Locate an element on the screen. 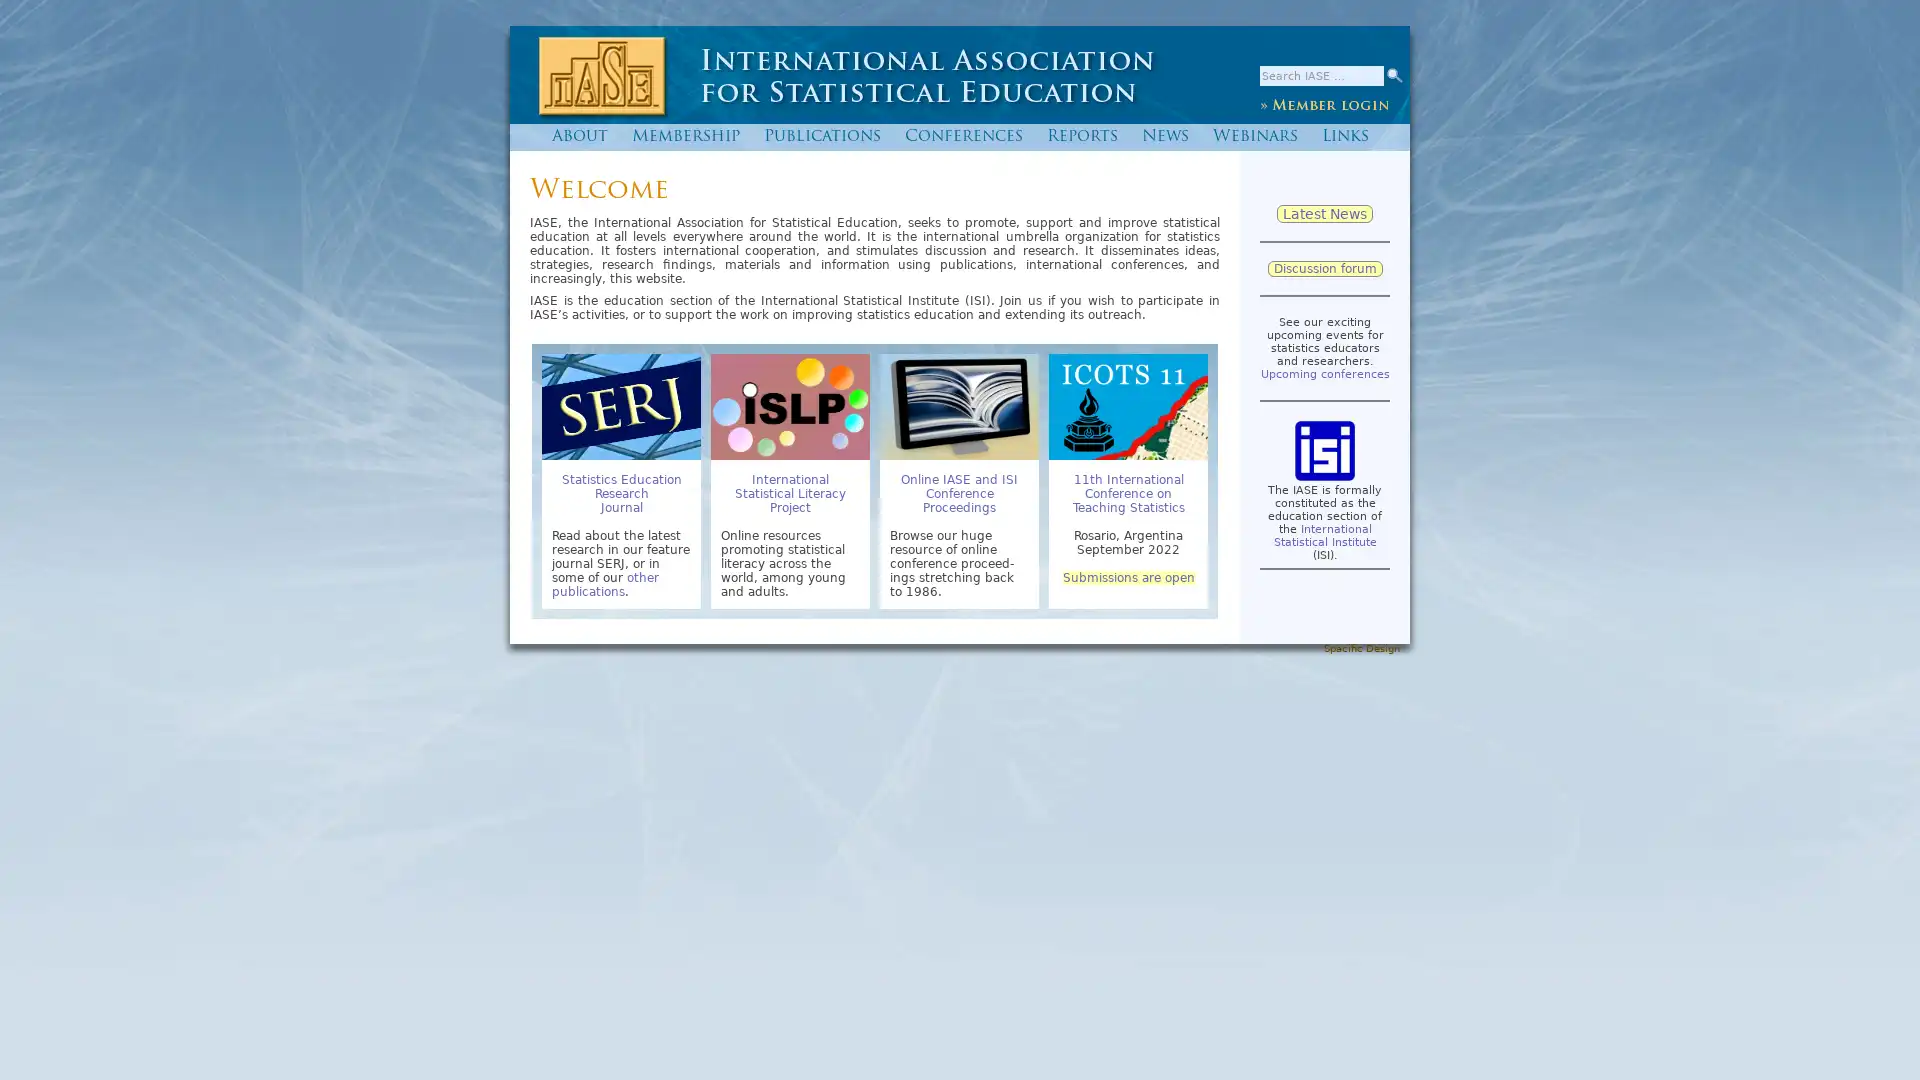 This screenshot has height=1080, width=1920. Submit is located at coordinates (1392, 73).